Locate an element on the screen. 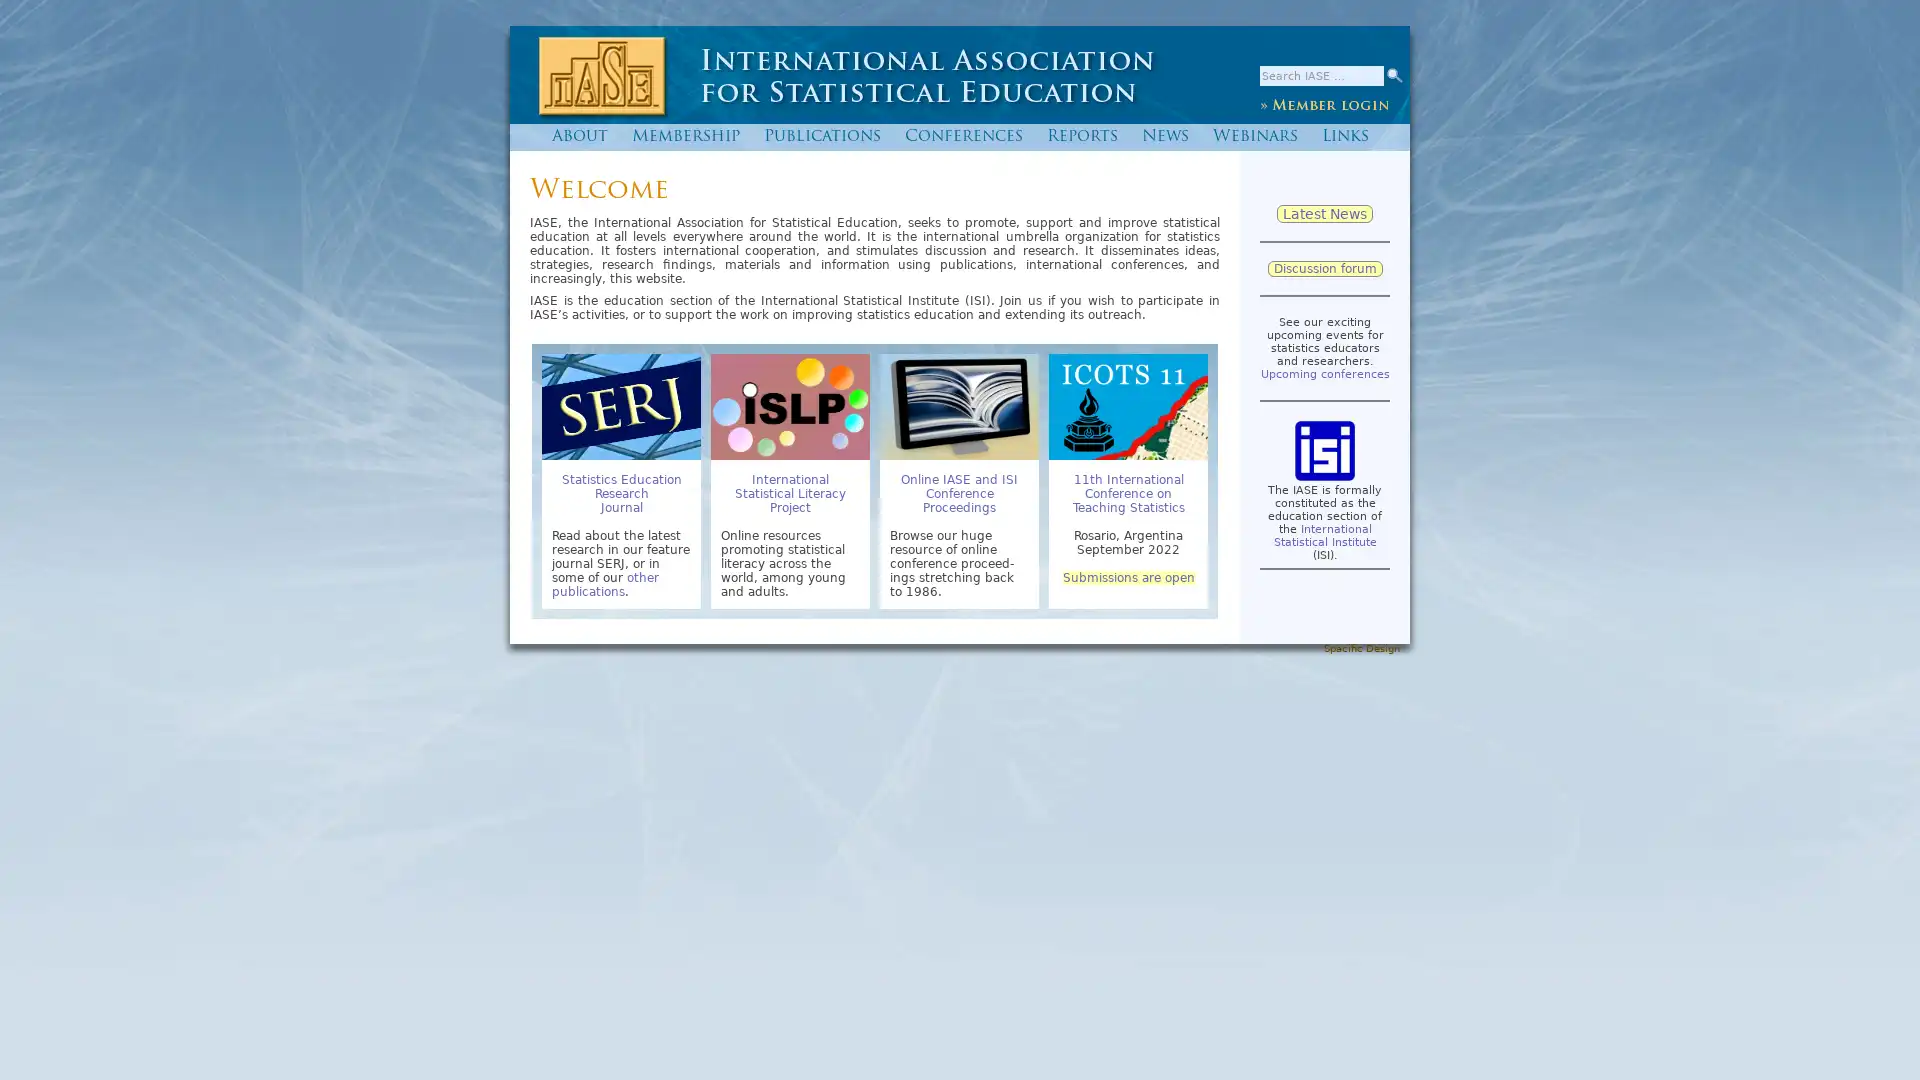 This screenshot has height=1080, width=1920. Submit is located at coordinates (1392, 73).